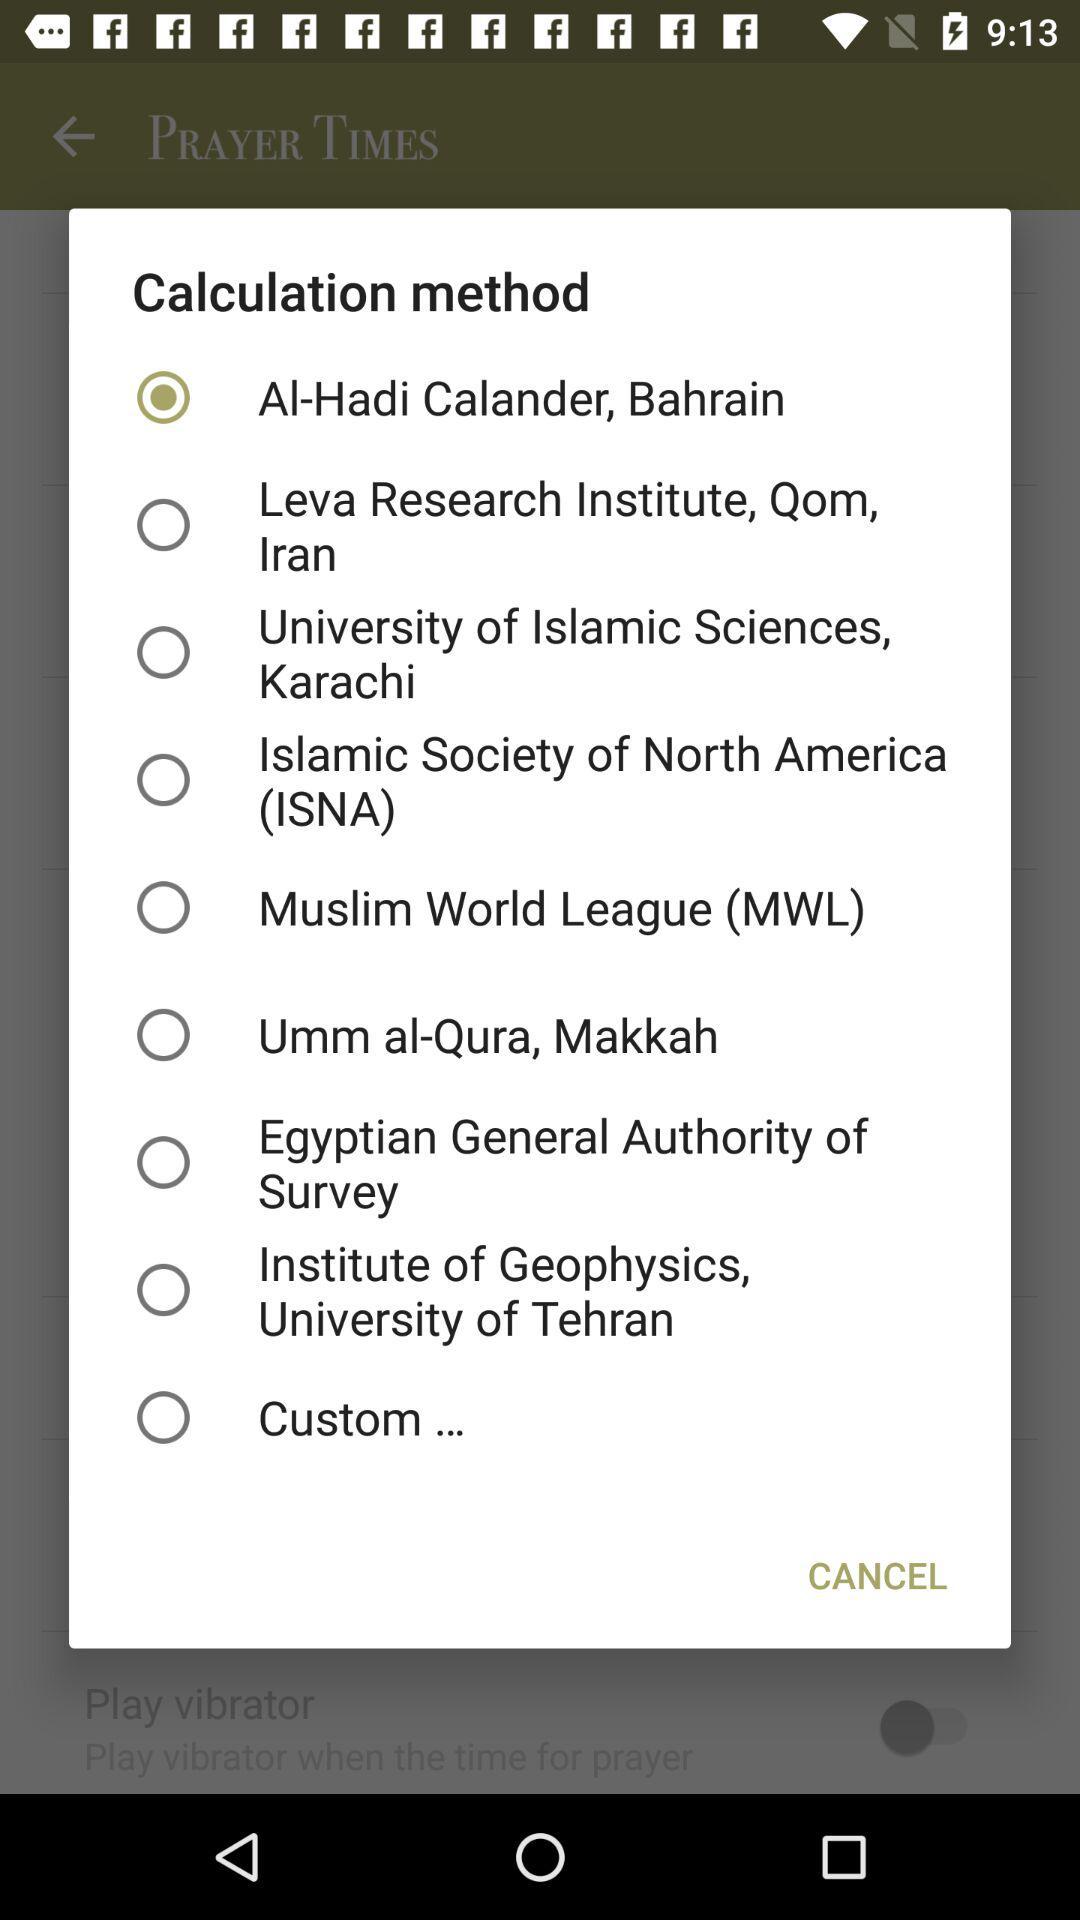 The height and width of the screenshot is (1920, 1080). I want to click on the cancel item, so click(876, 1573).